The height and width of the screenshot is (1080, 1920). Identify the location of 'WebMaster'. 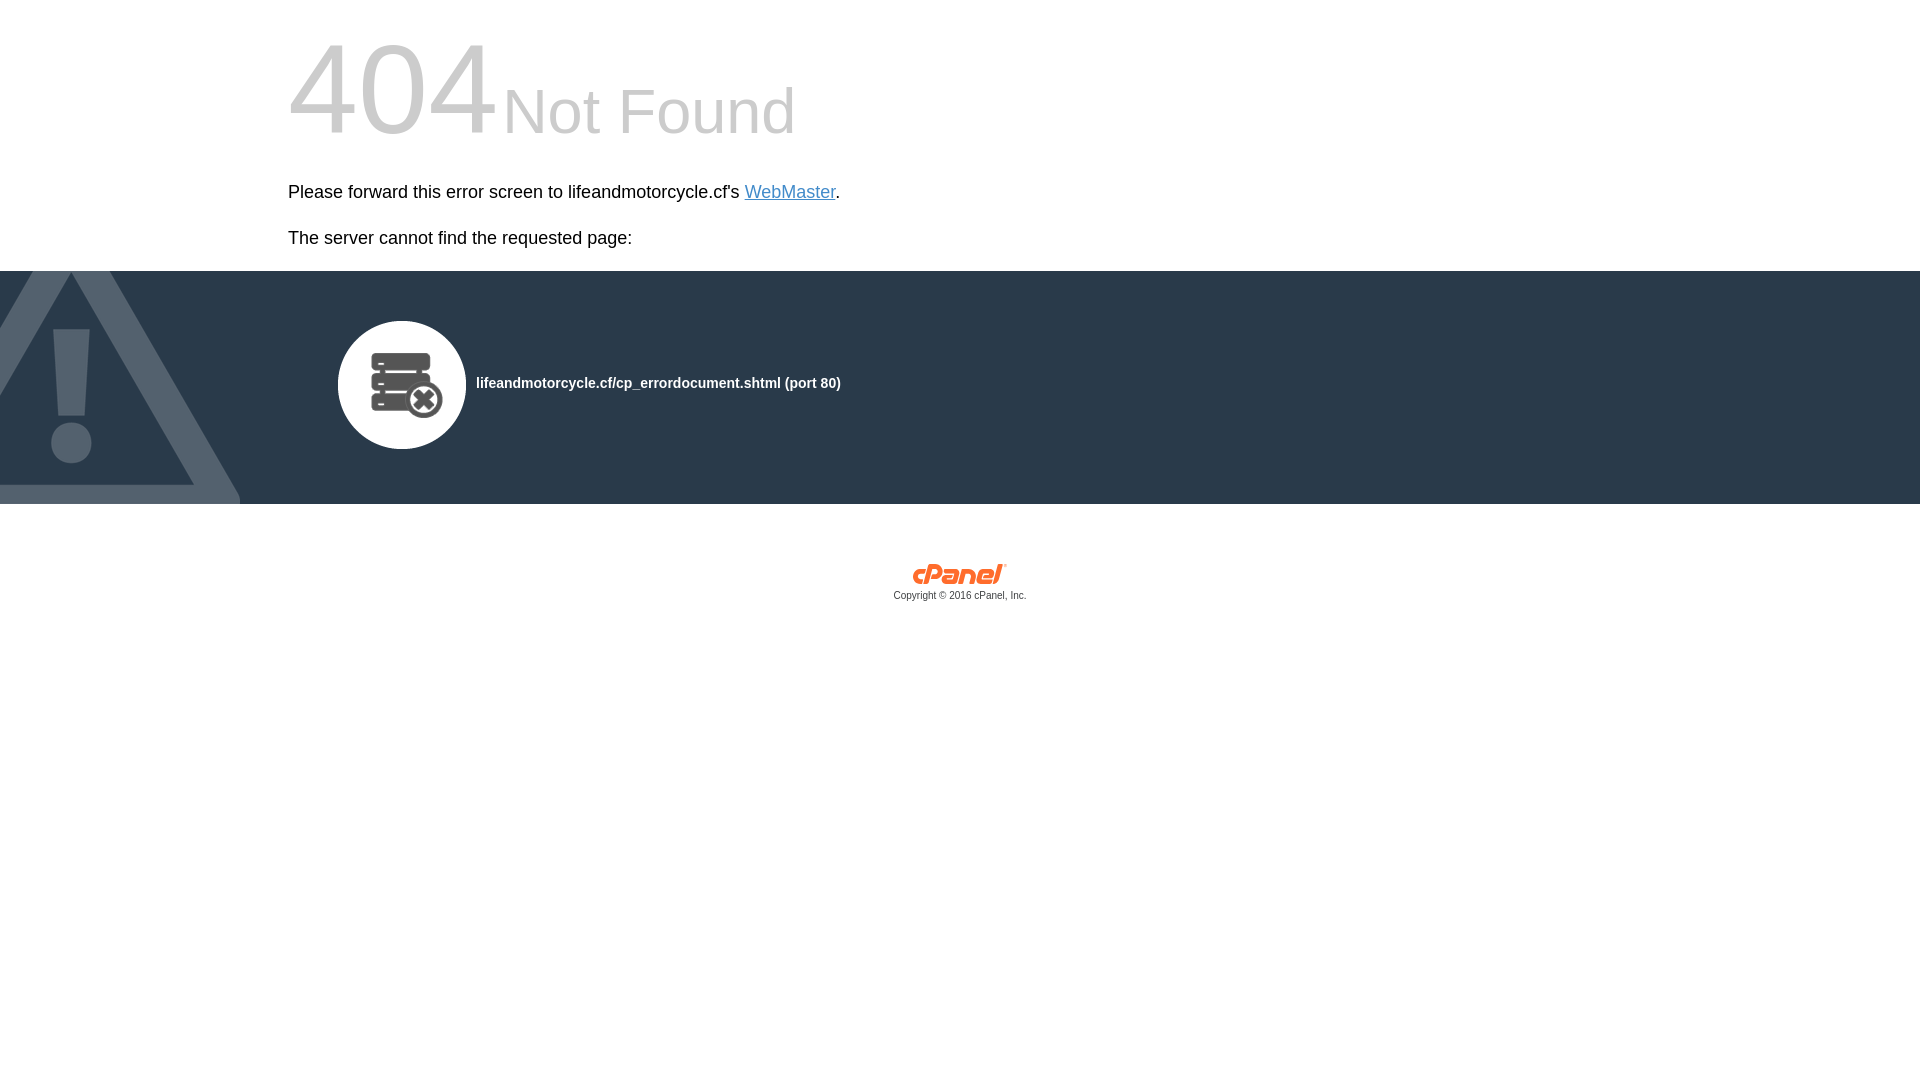
(789, 192).